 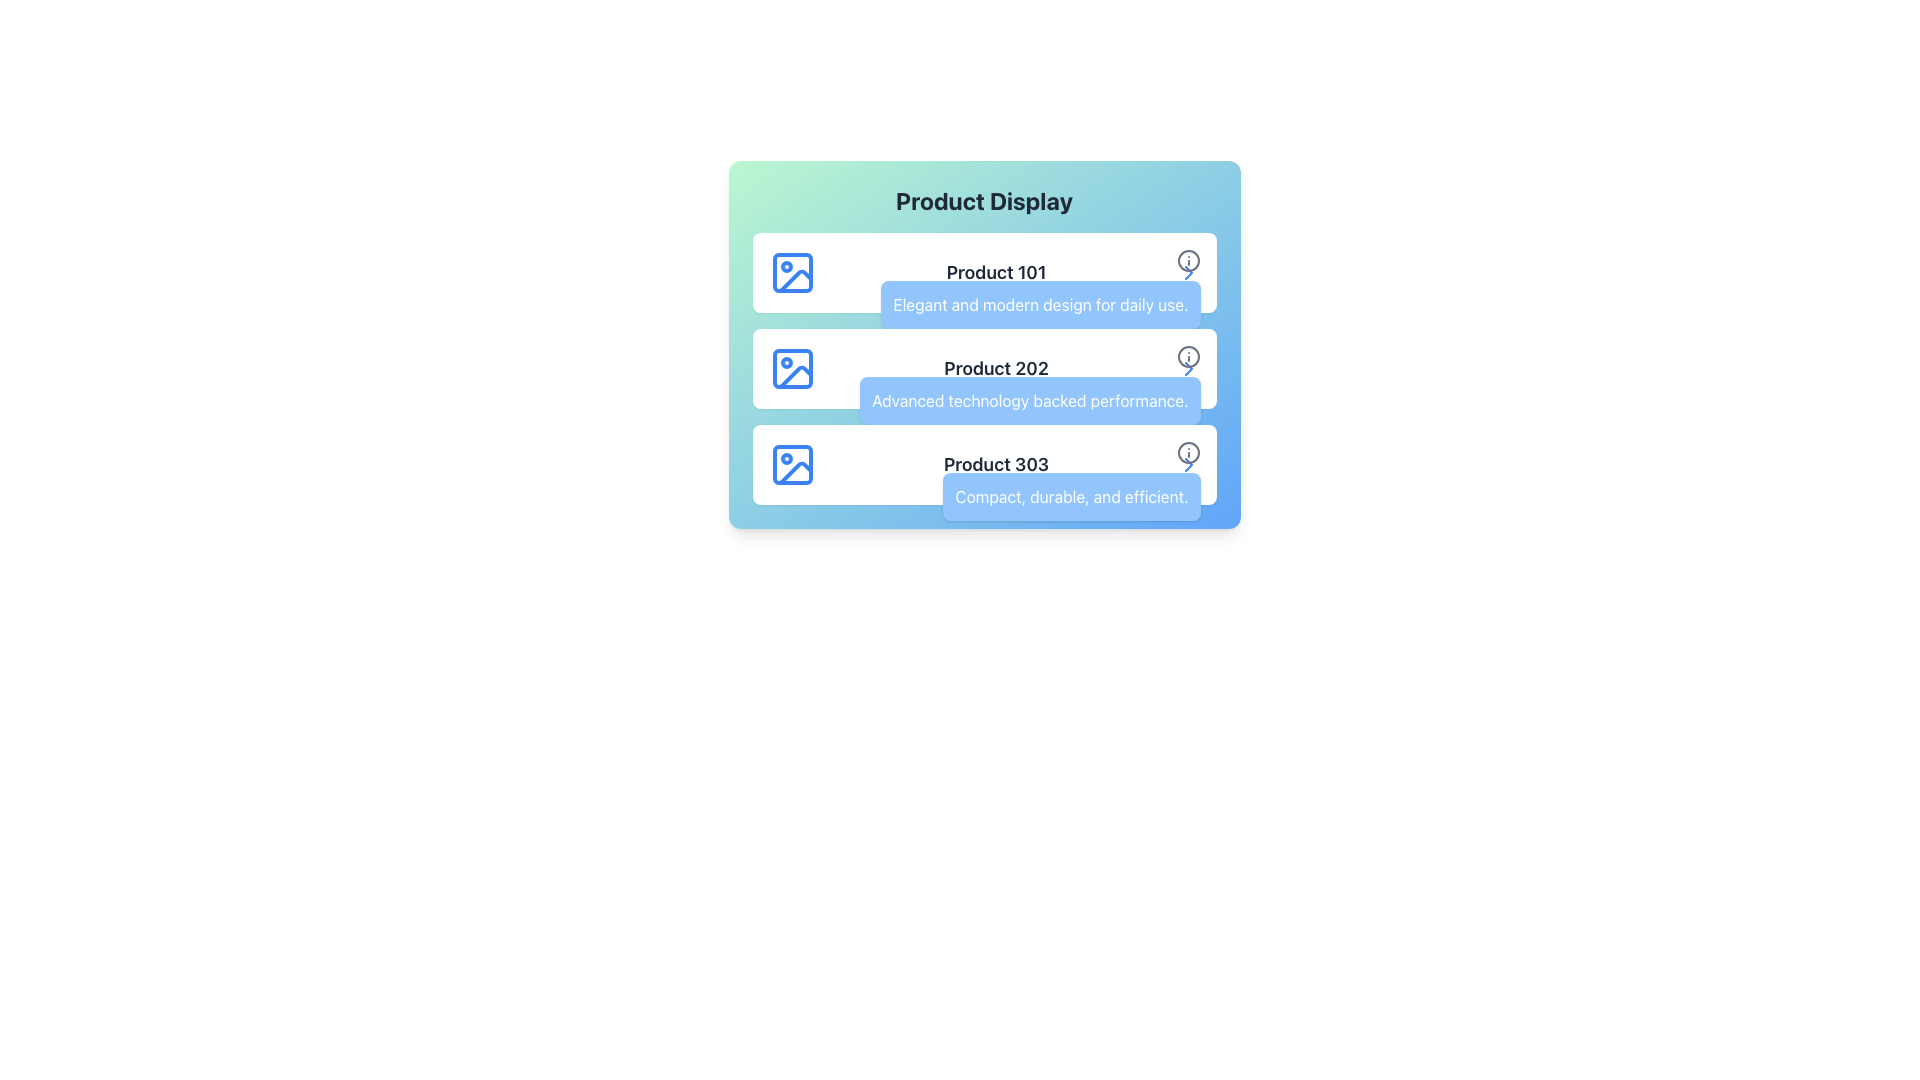 What do you see at coordinates (996, 465) in the screenshot?
I see `the Text Display element that presents the name and brief description of 'Product 303', located in the third row of product displays` at bounding box center [996, 465].